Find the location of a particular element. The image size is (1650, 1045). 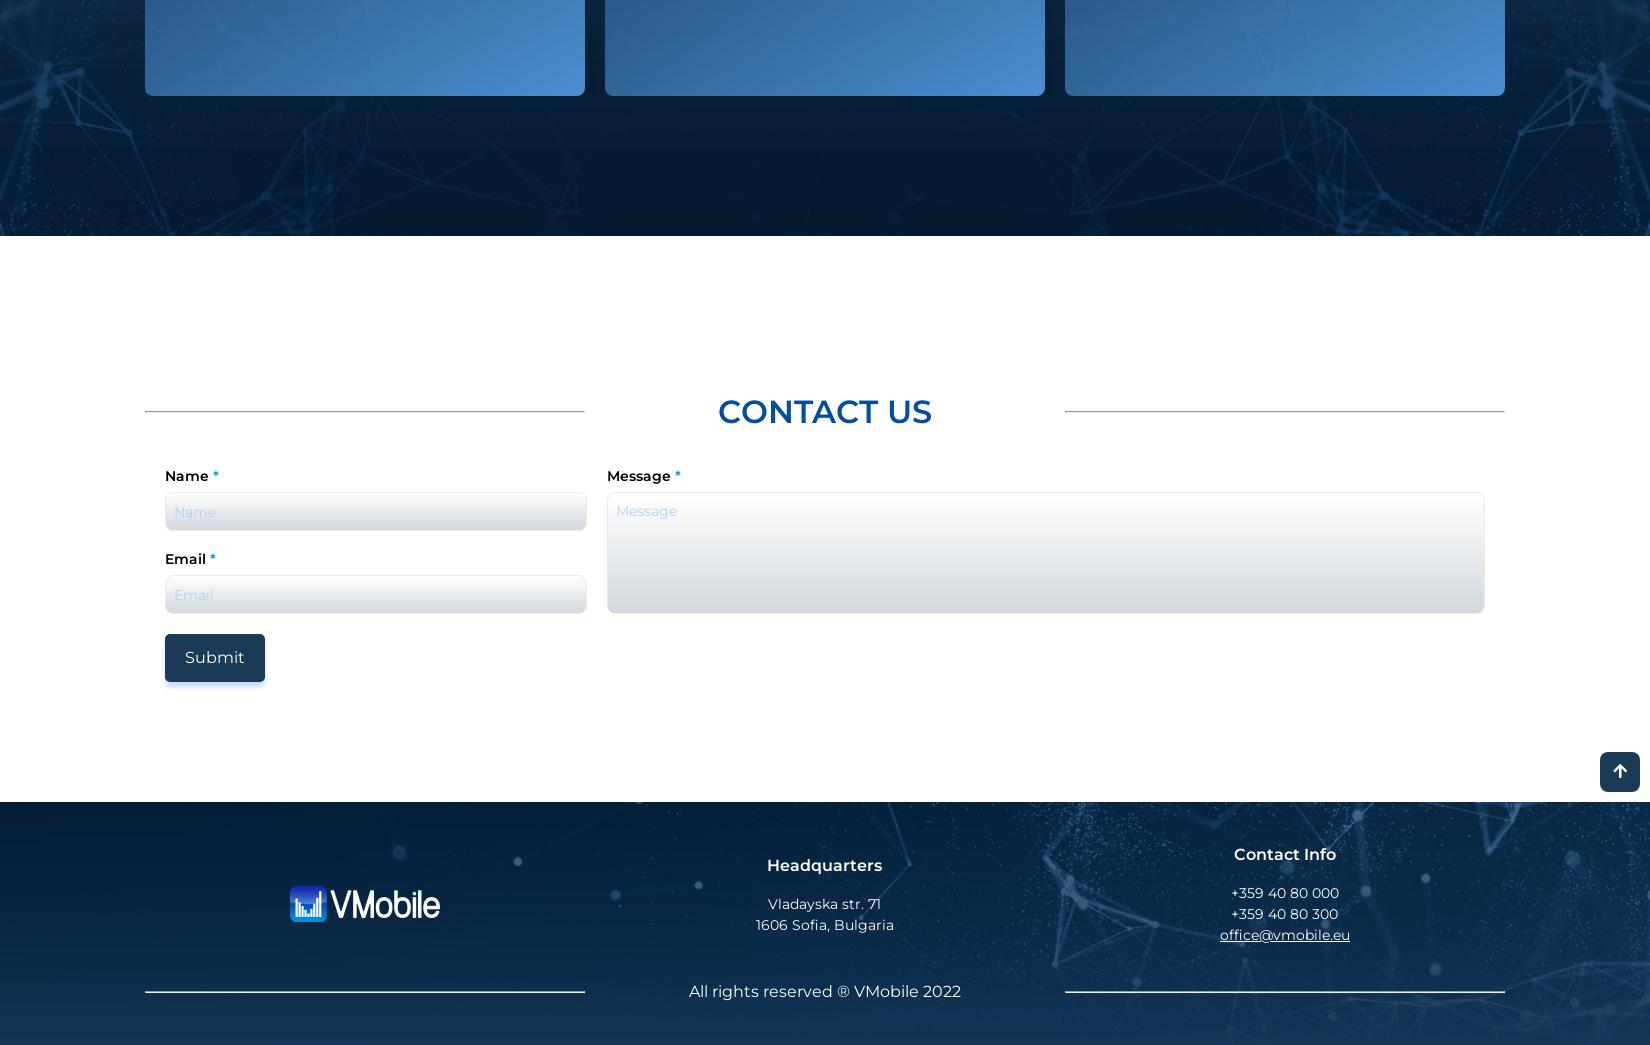

'CONTACT US' is located at coordinates (823, 411).